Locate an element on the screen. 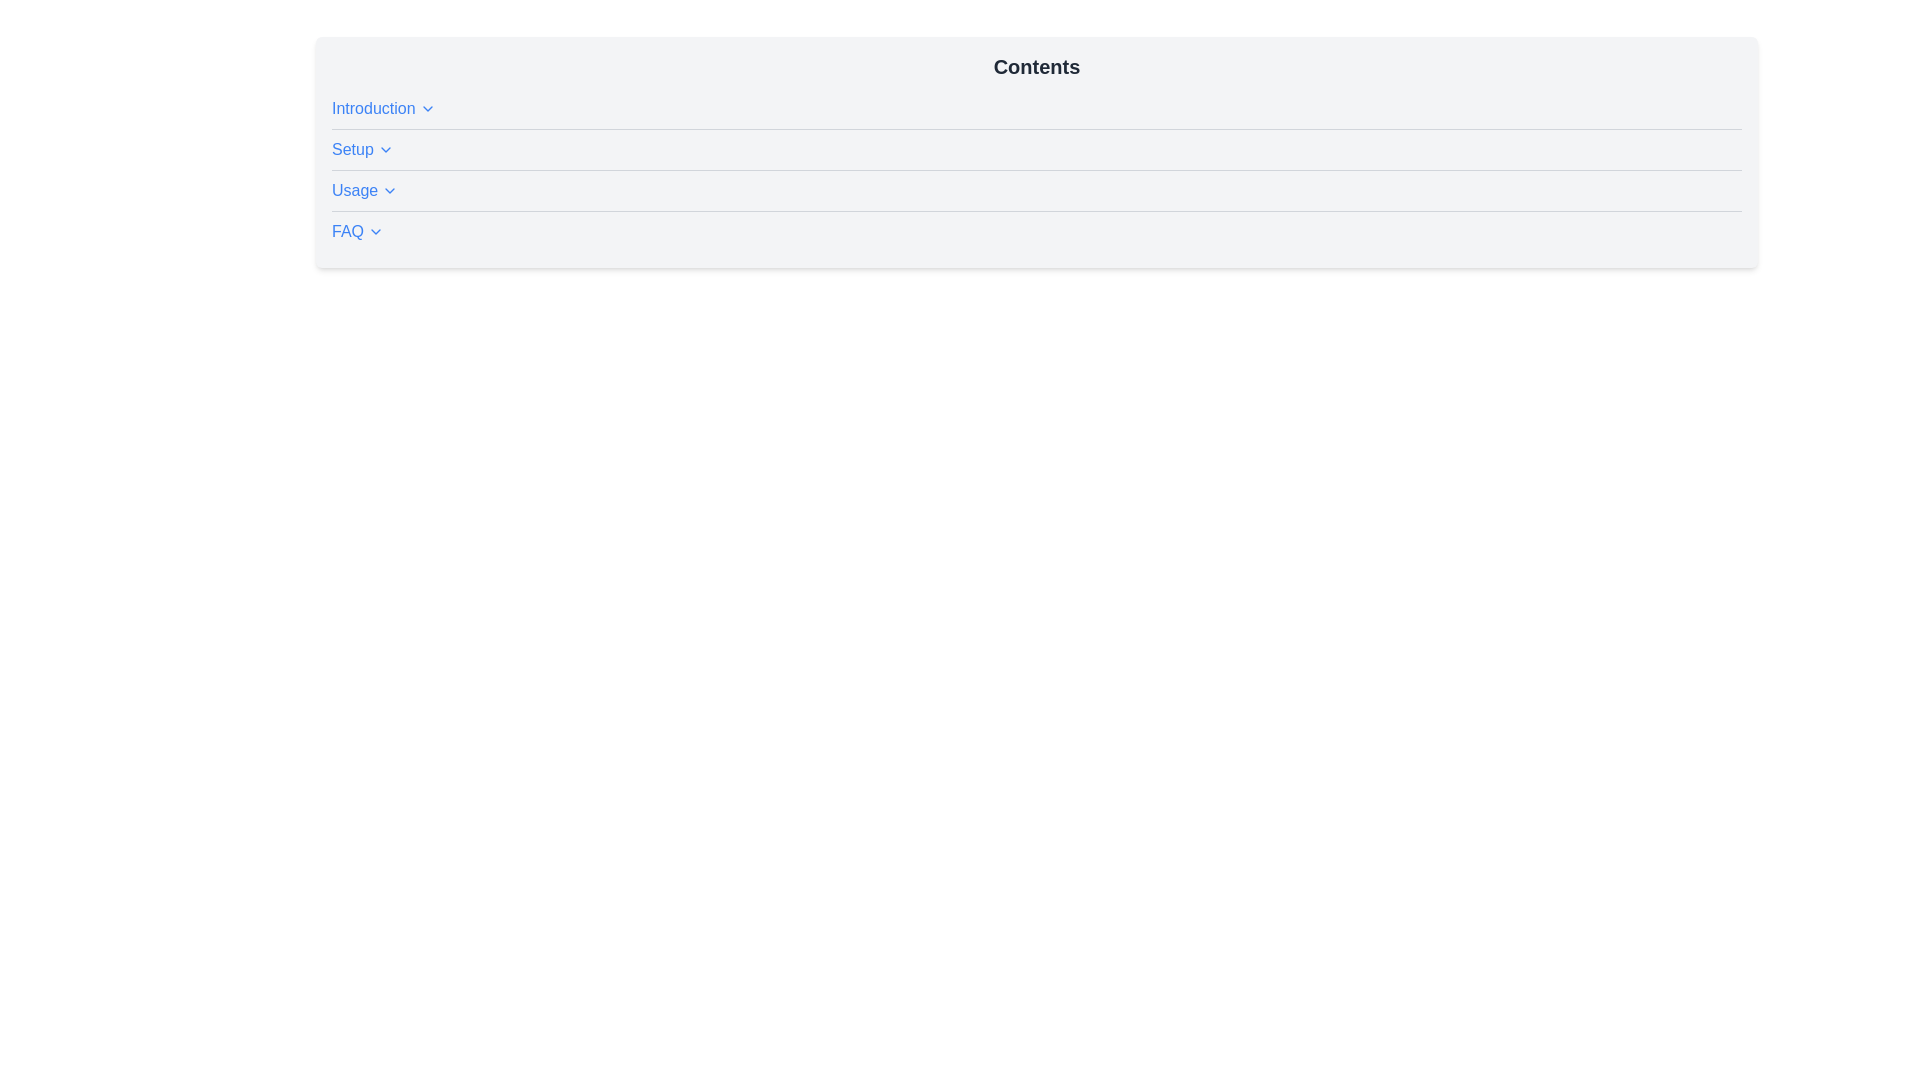 The width and height of the screenshot is (1920, 1080). the small downward-pointing chevron icon located immediately to the right of the 'Setup' text label in the second row of the list is located at coordinates (385, 149).